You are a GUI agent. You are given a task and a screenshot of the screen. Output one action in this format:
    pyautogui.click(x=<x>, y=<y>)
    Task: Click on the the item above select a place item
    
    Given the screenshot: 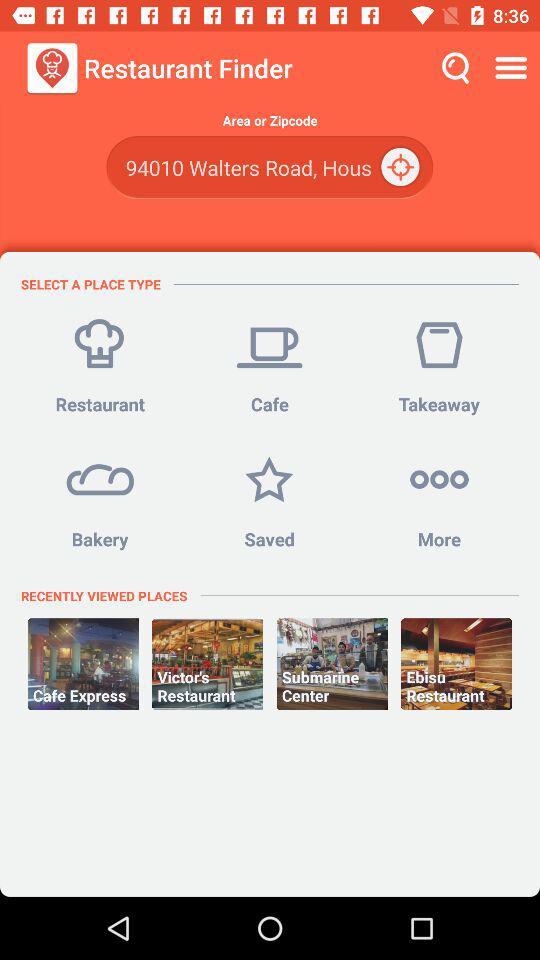 What is the action you would take?
    pyautogui.click(x=269, y=166)
    